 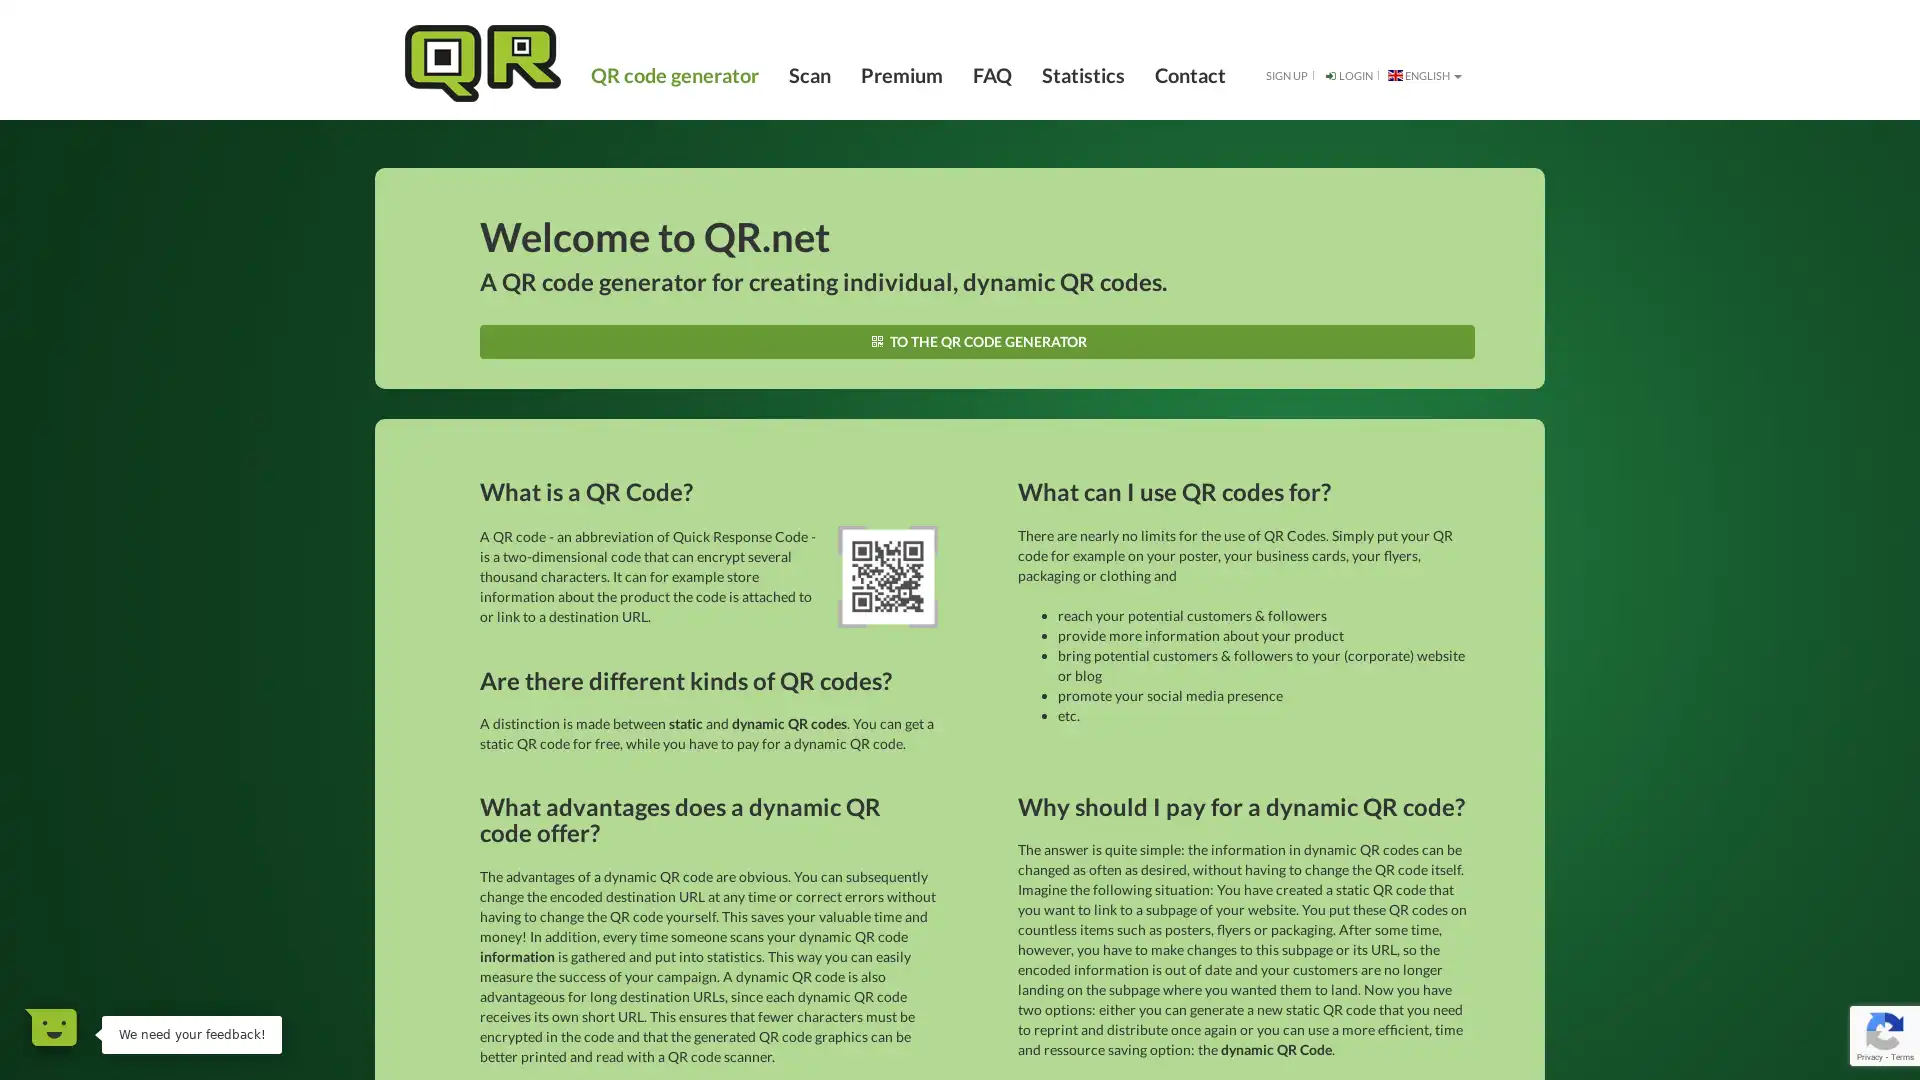 I want to click on TO THE QR CODE GENERATOR, so click(x=977, y=341).